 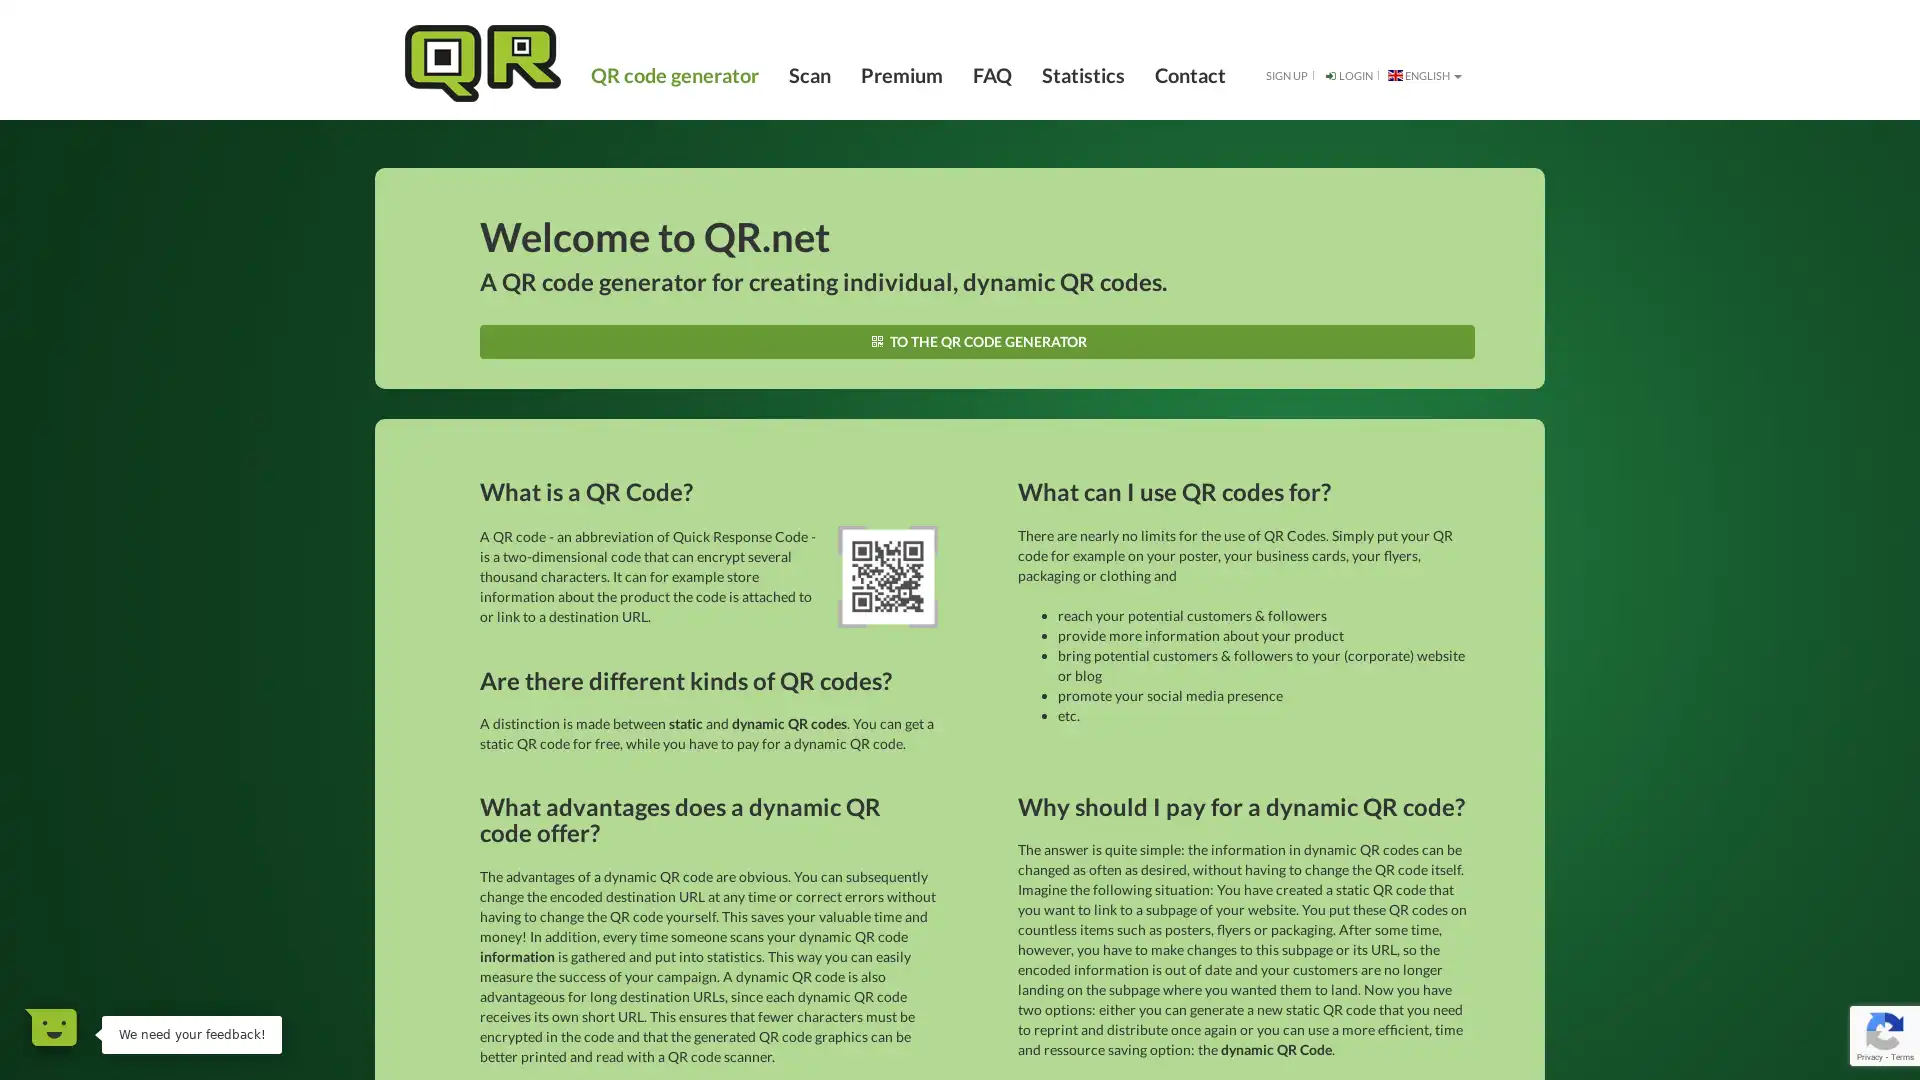 I want to click on TO THE QR CODE GENERATOR, so click(x=977, y=341).